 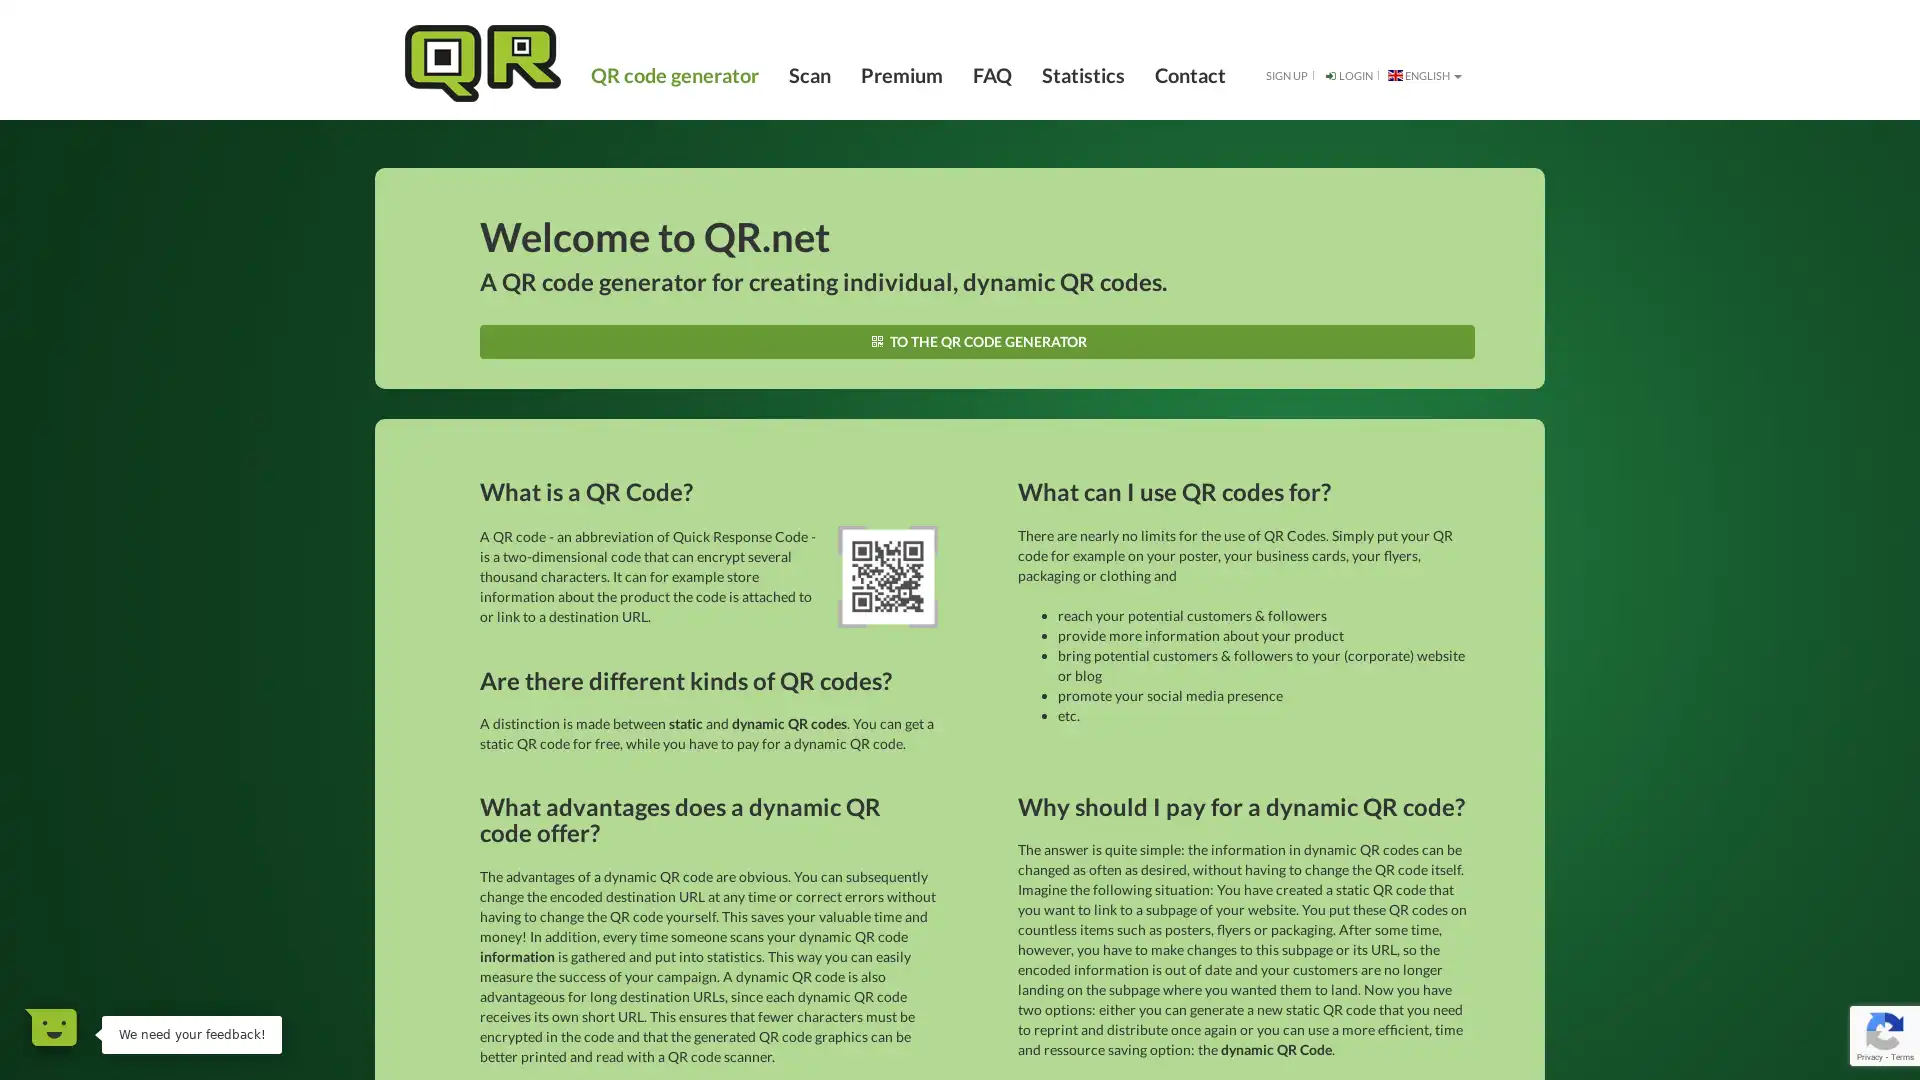 I want to click on TO THE QR CODE GENERATOR, so click(x=977, y=341).